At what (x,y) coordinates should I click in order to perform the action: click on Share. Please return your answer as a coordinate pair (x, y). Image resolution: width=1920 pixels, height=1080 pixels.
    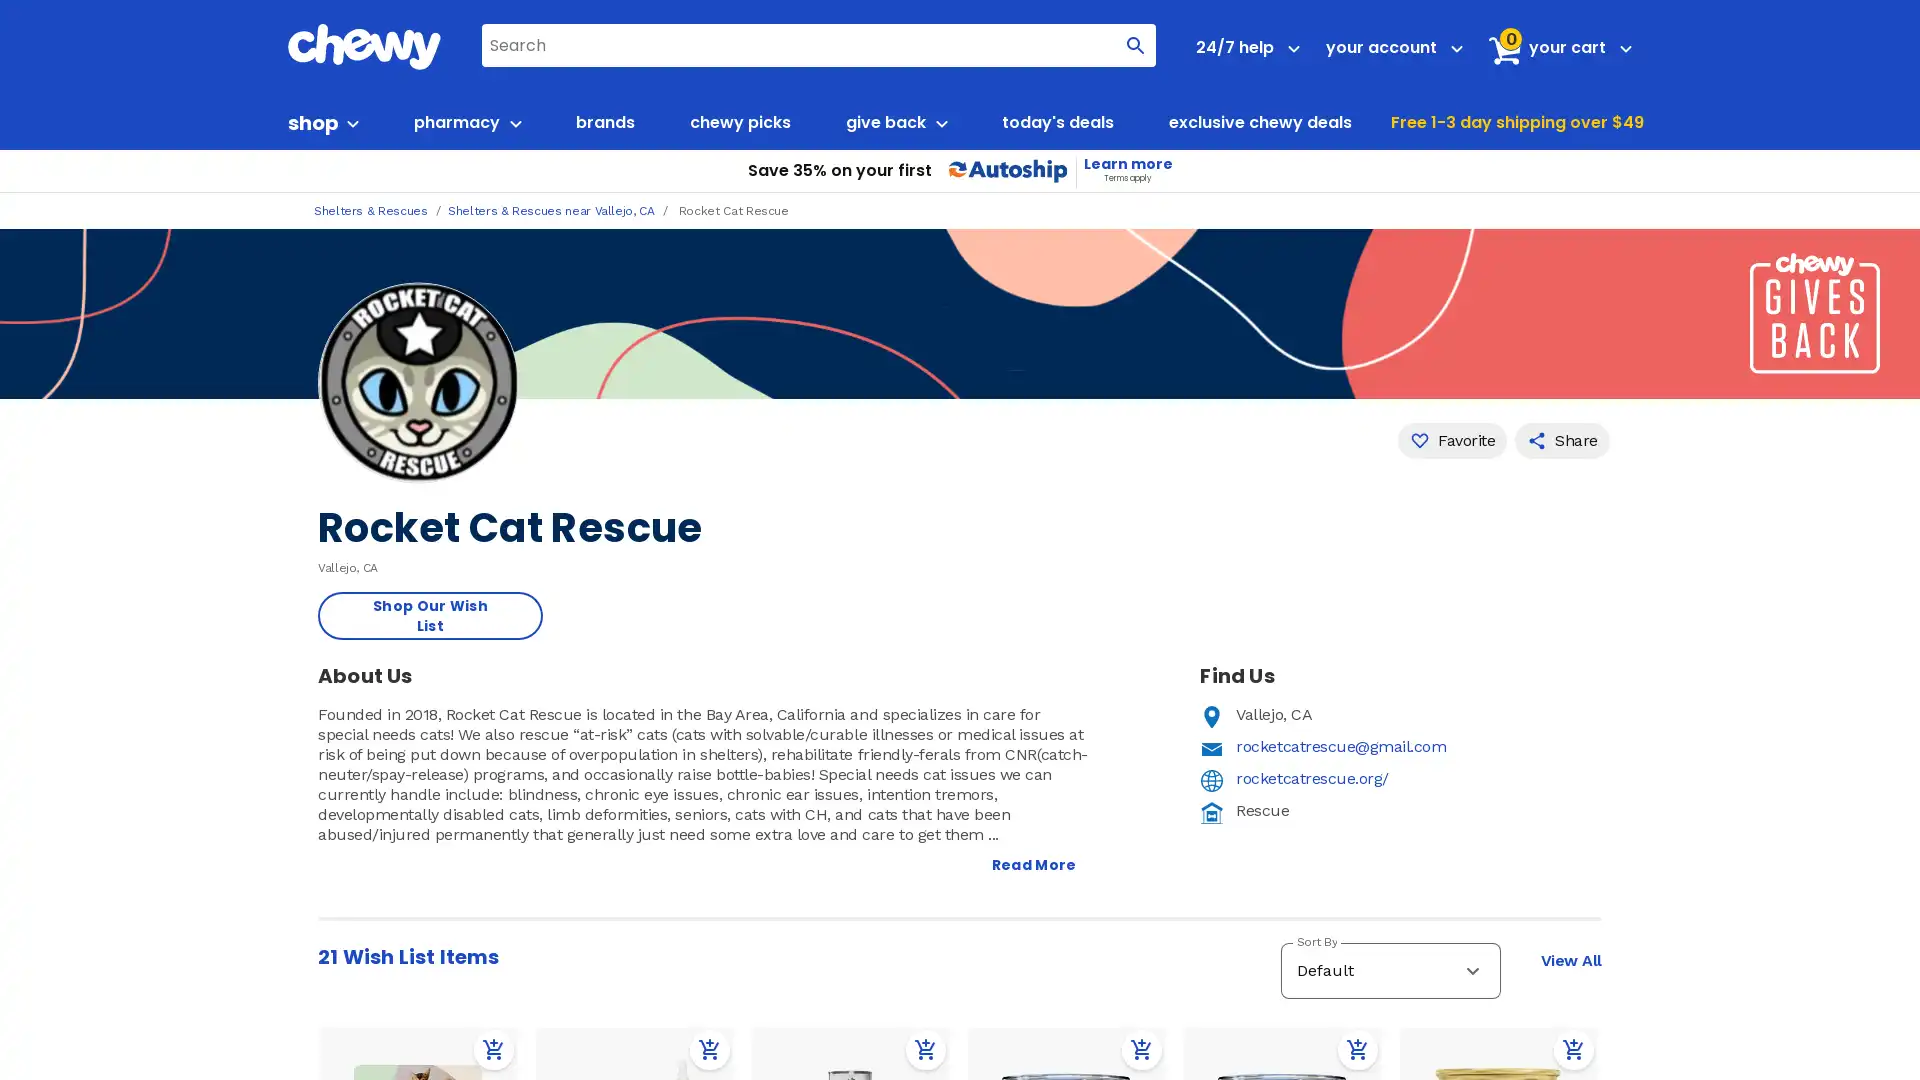
    Looking at the image, I should click on (1561, 439).